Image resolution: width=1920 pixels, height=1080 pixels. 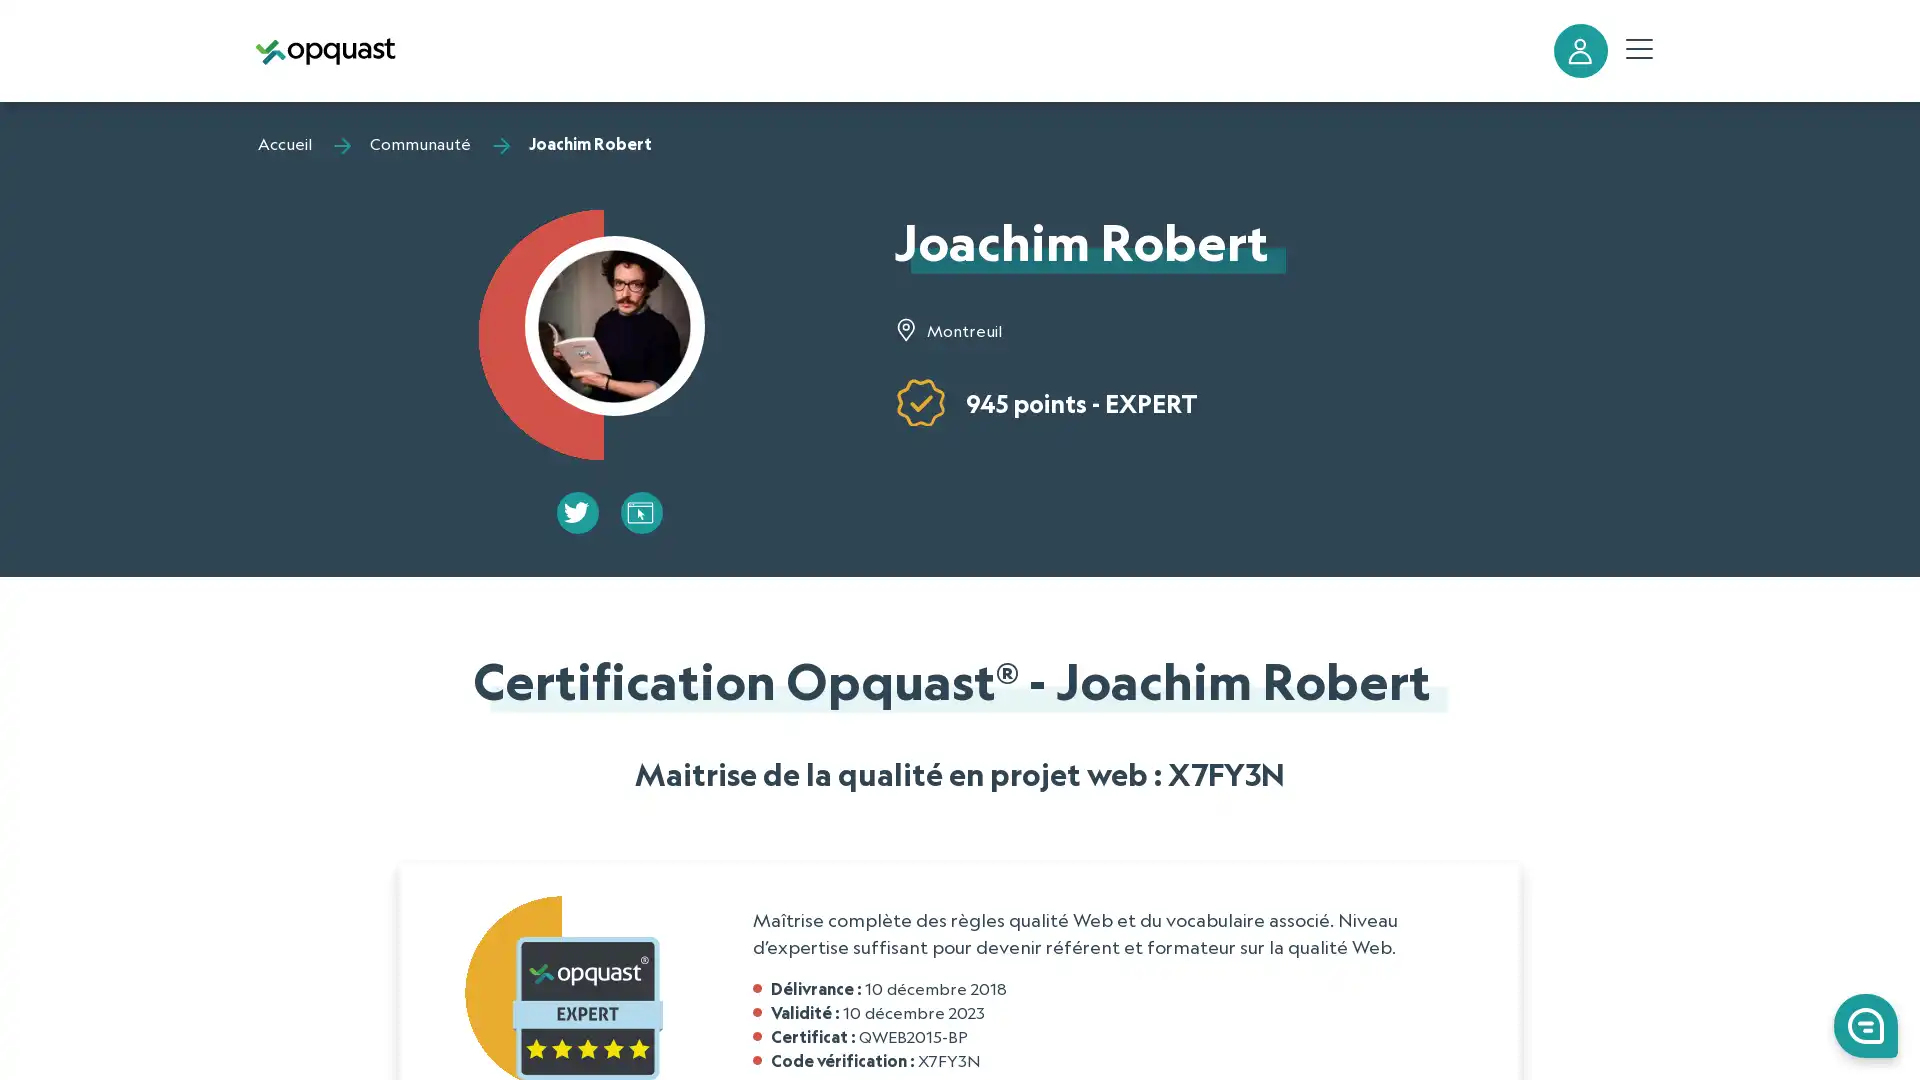 What do you see at coordinates (1865, 1026) in the screenshot?
I see `0 Launch Front Chat` at bounding box center [1865, 1026].